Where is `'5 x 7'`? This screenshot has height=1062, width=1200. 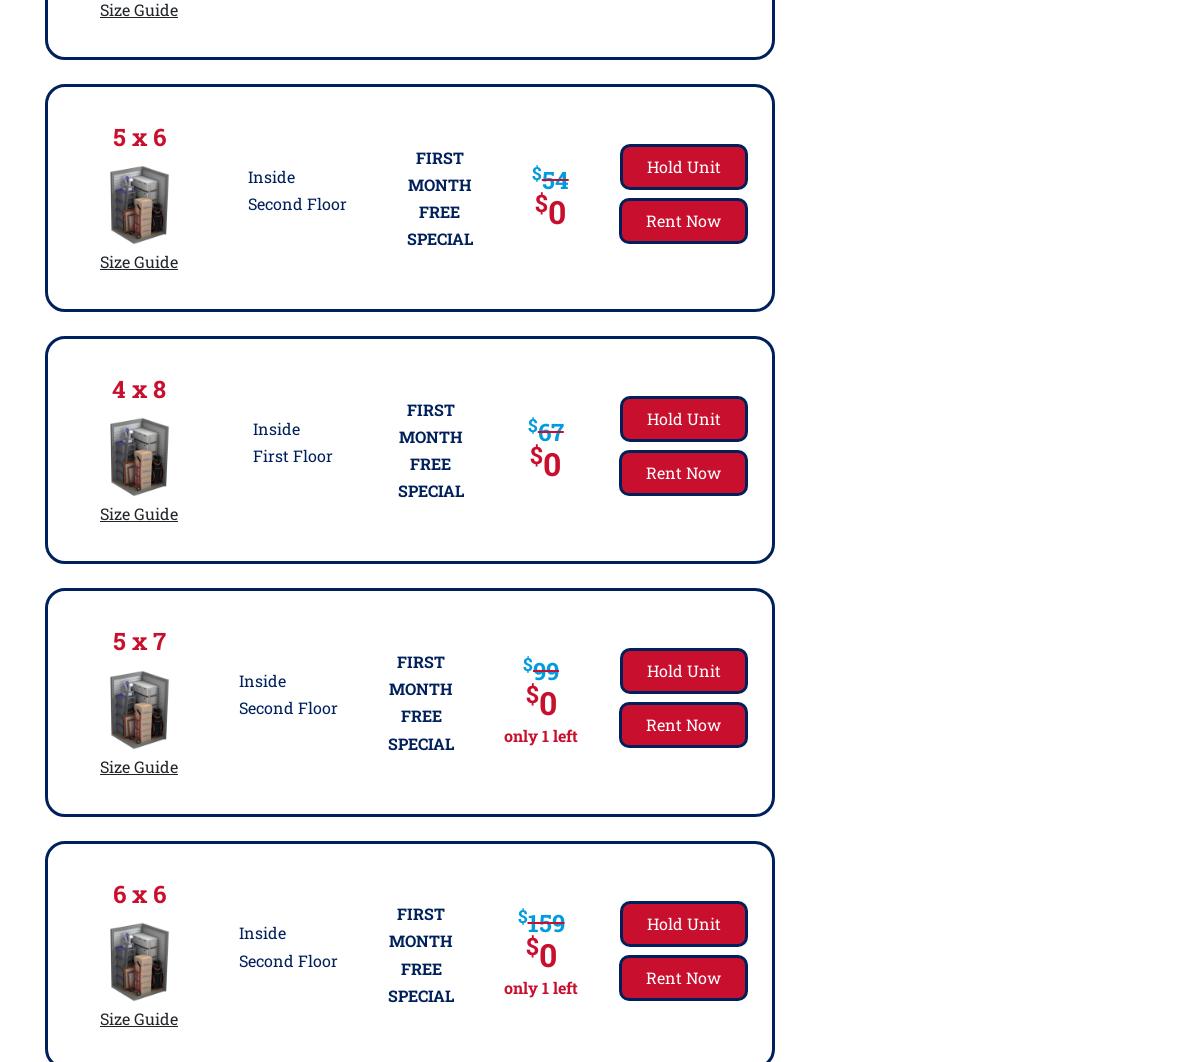 '5 x 7' is located at coordinates (138, 641).